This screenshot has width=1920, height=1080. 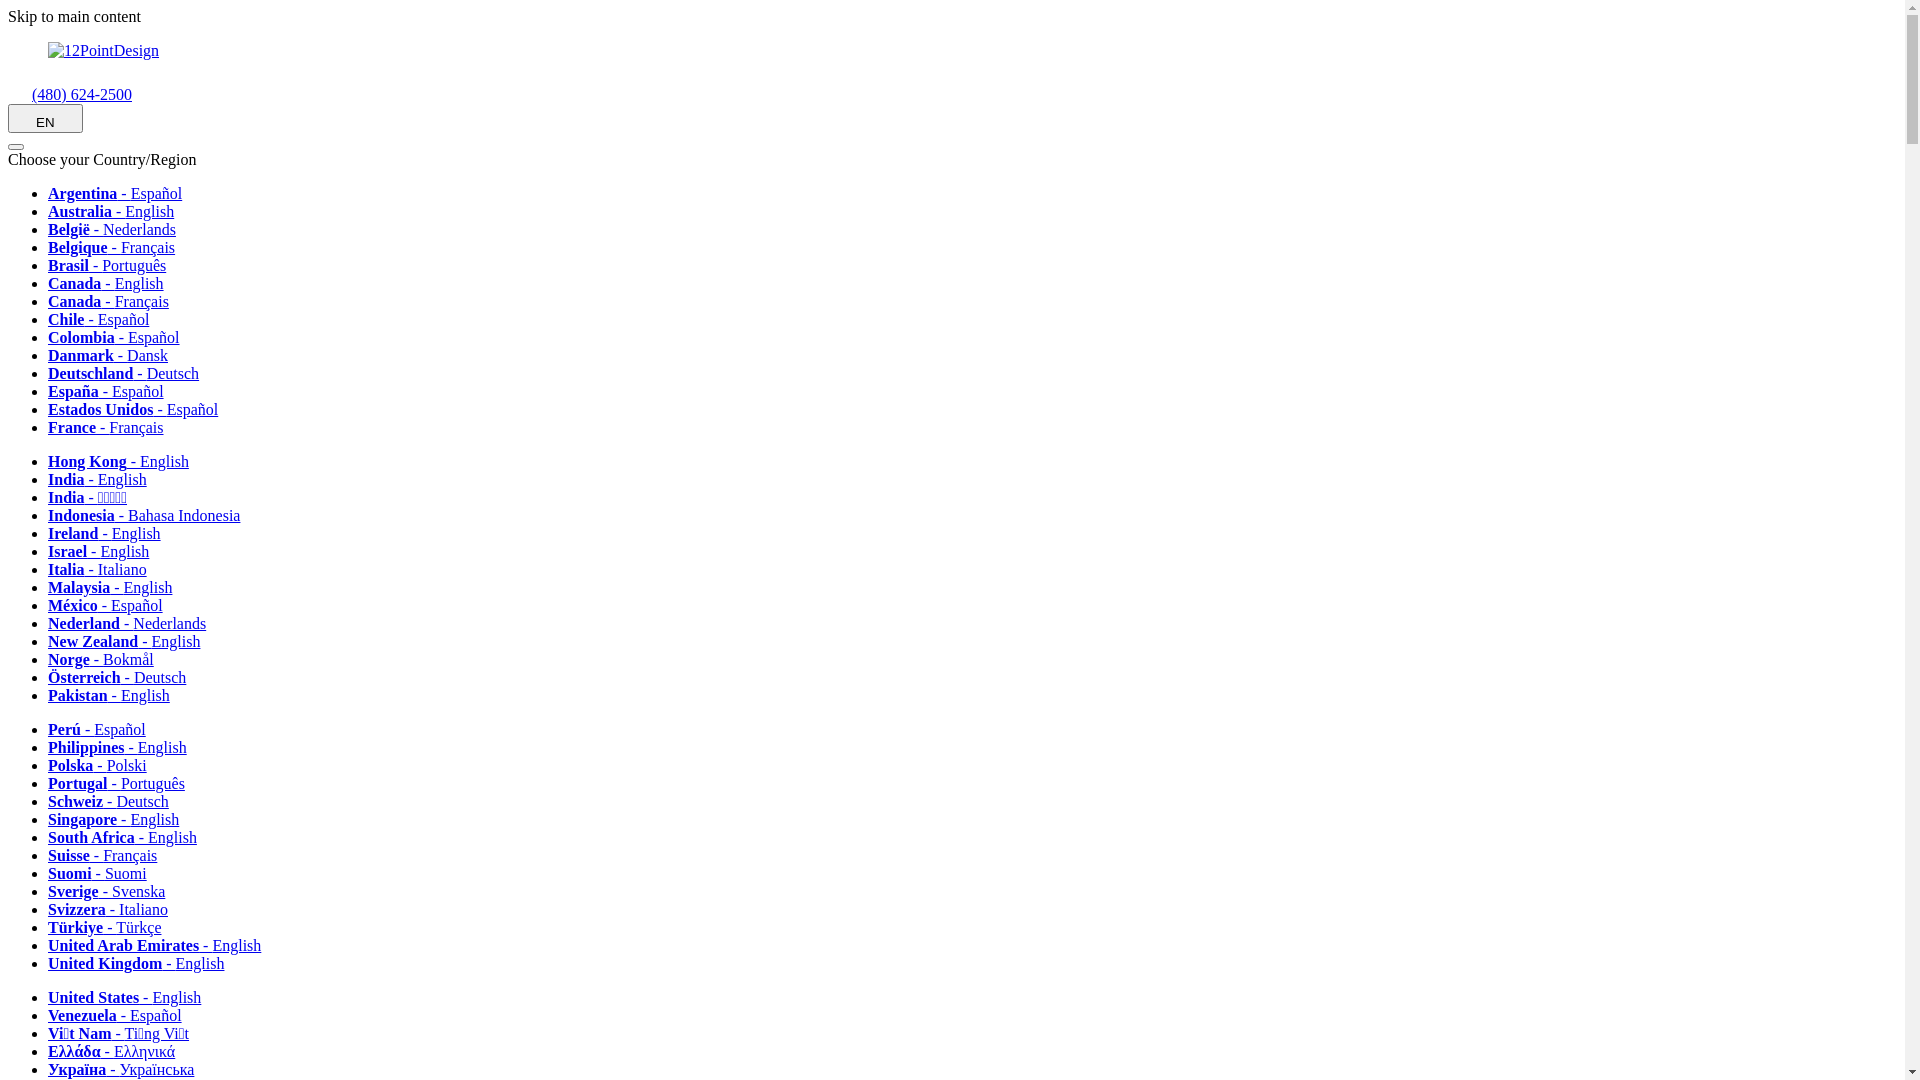 What do you see at coordinates (70, 94) in the screenshot?
I see `'(480) 624-2500'` at bounding box center [70, 94].